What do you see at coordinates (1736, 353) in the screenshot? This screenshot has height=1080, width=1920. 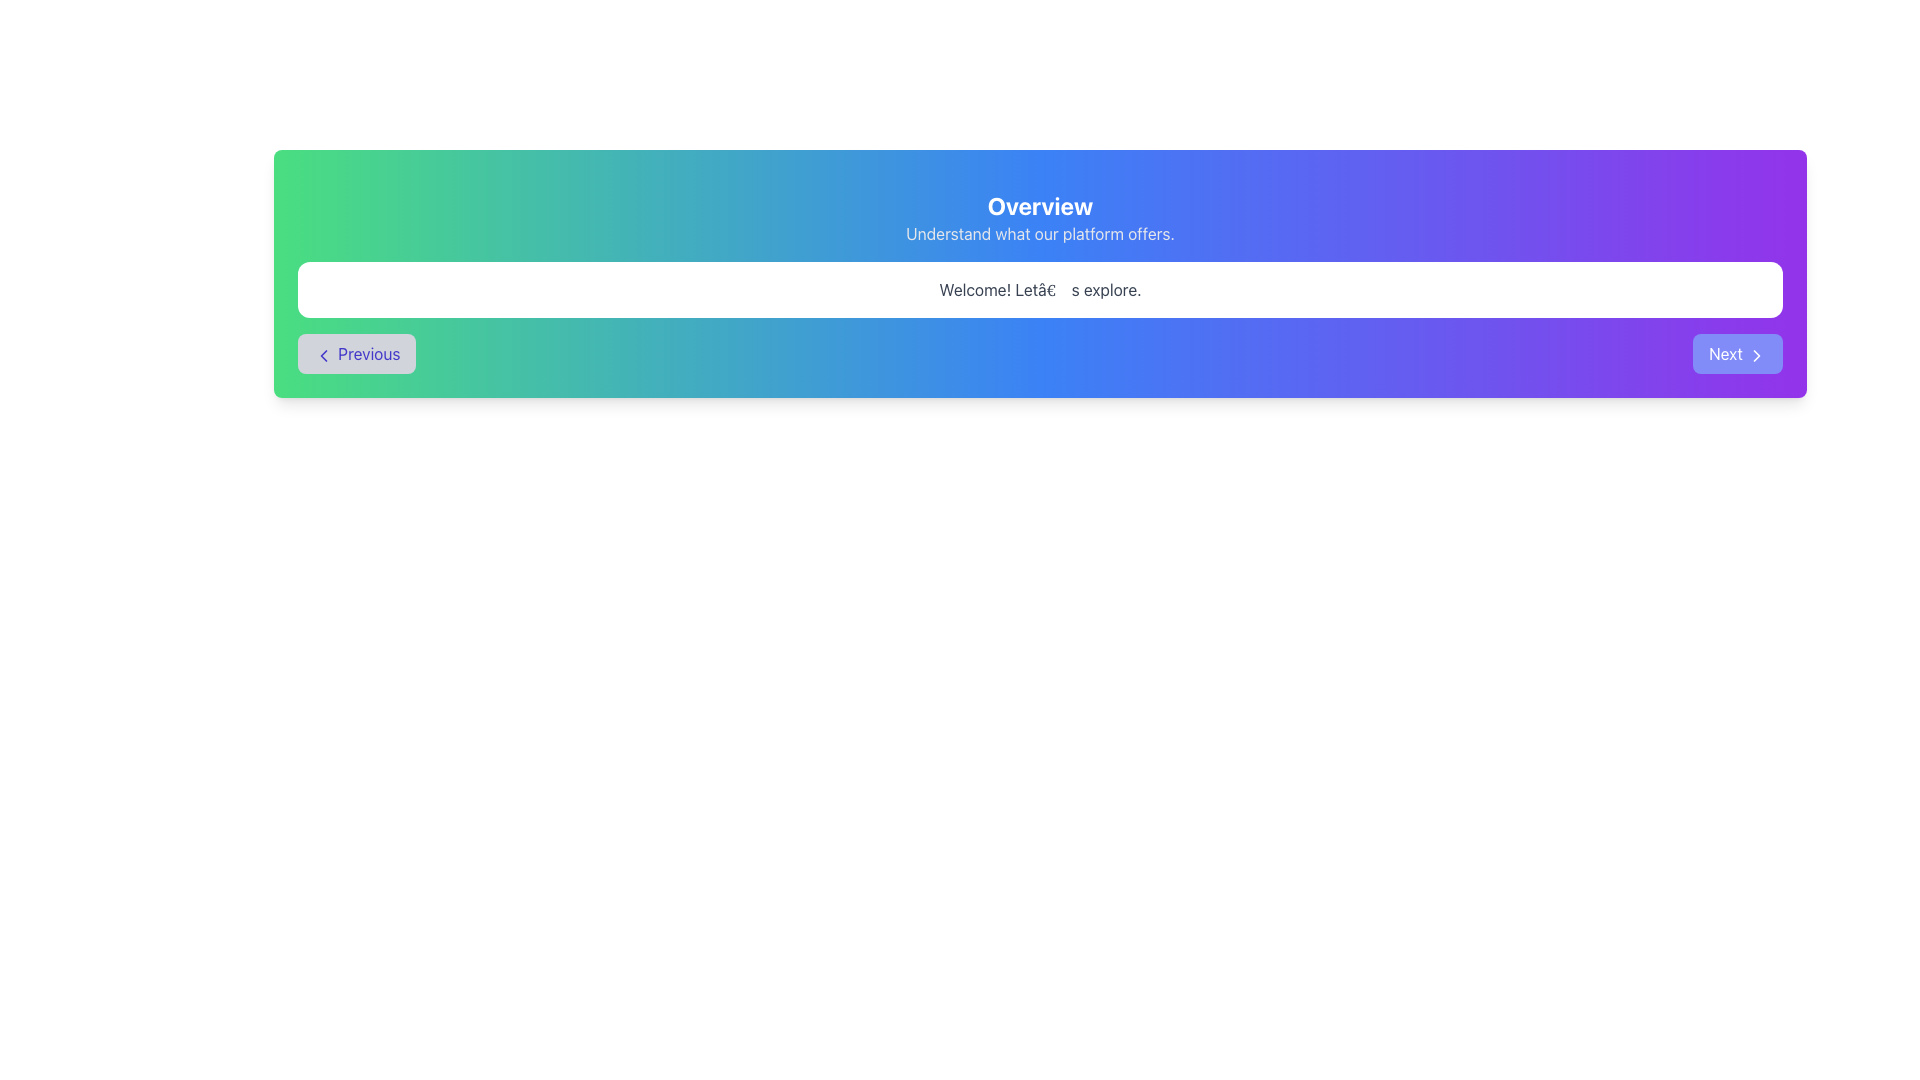 I see `the 'Next' button with a purple background and white text` at bounding box center [1736, 353].